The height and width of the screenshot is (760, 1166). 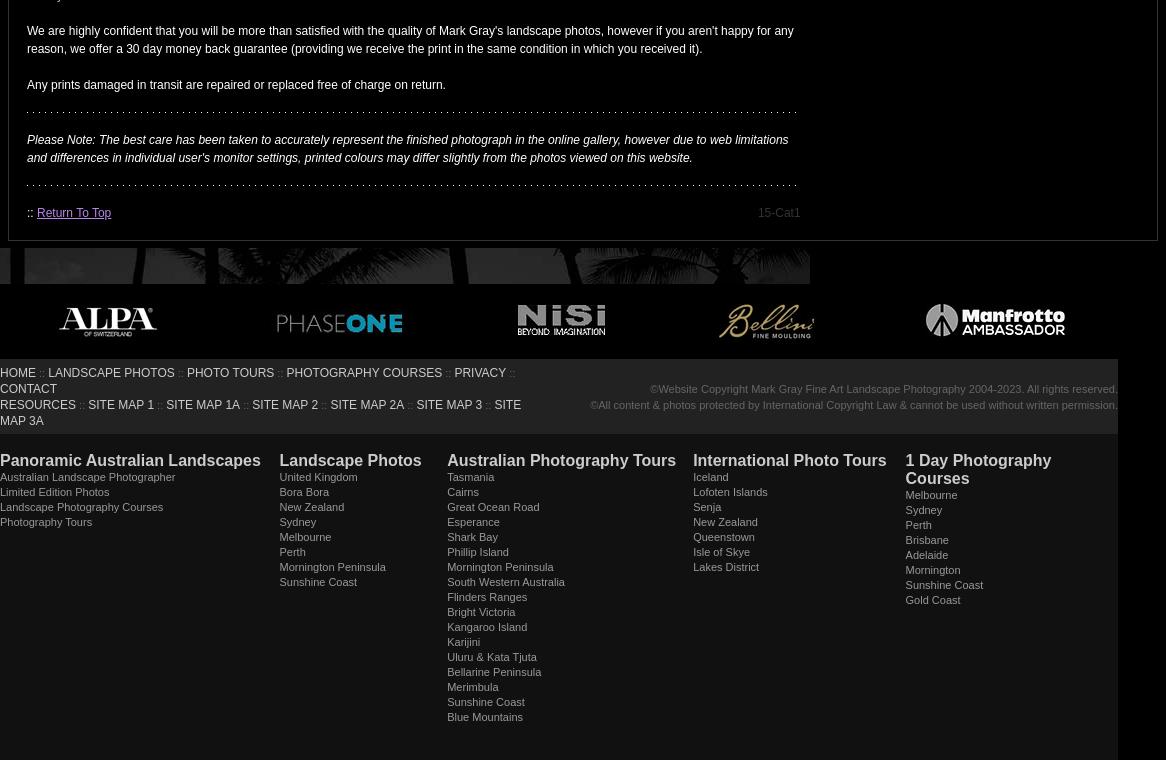 What do you see at coordinates (235, 83) in the screenshot?
I see `'Any prints damaged in transit are repaired or replaced free of charge on return.'` at bounding box center [235, 83].